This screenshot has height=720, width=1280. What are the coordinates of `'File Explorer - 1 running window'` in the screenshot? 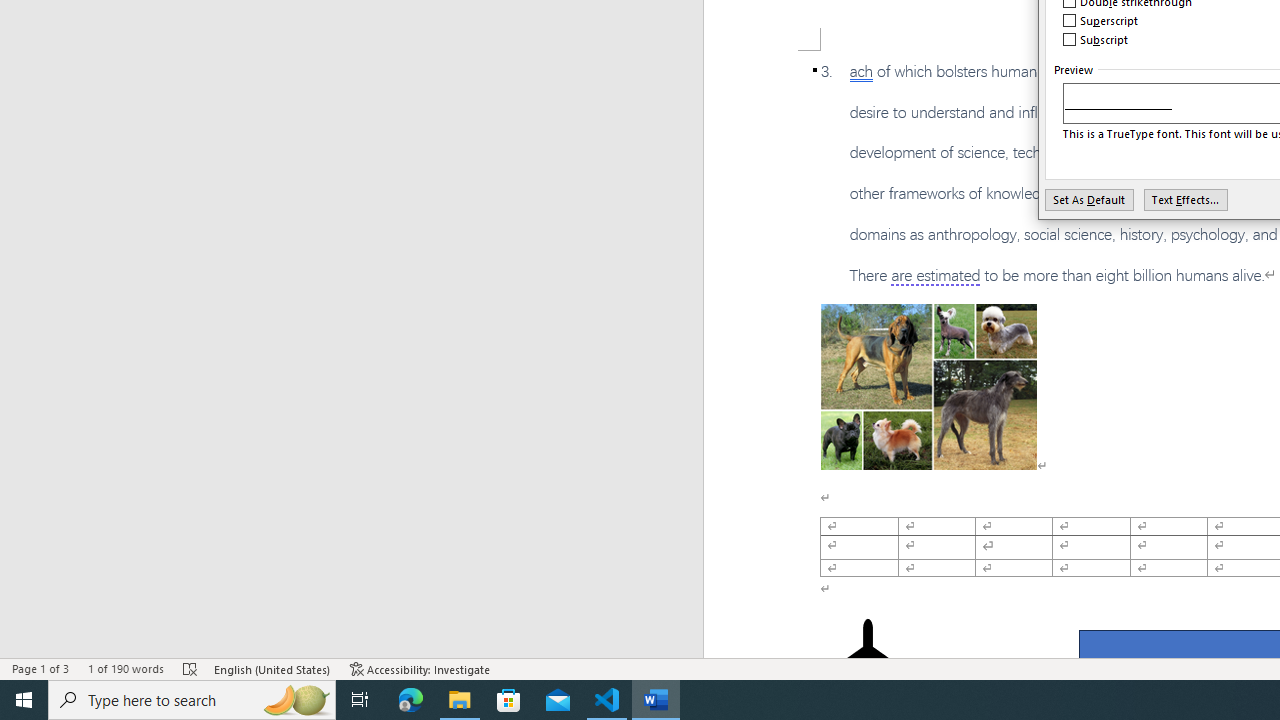 It's located at (459, 698).